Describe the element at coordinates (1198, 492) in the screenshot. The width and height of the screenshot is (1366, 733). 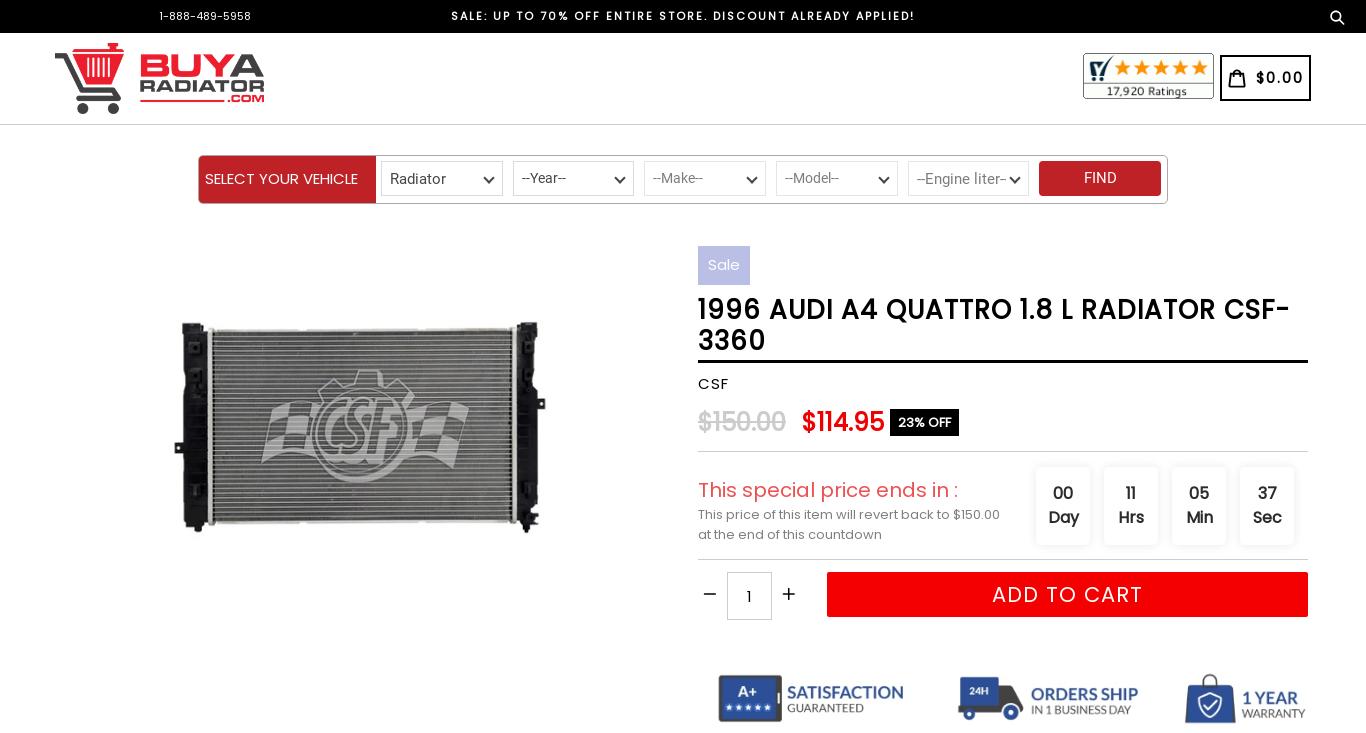
I see `'05'` at that location.